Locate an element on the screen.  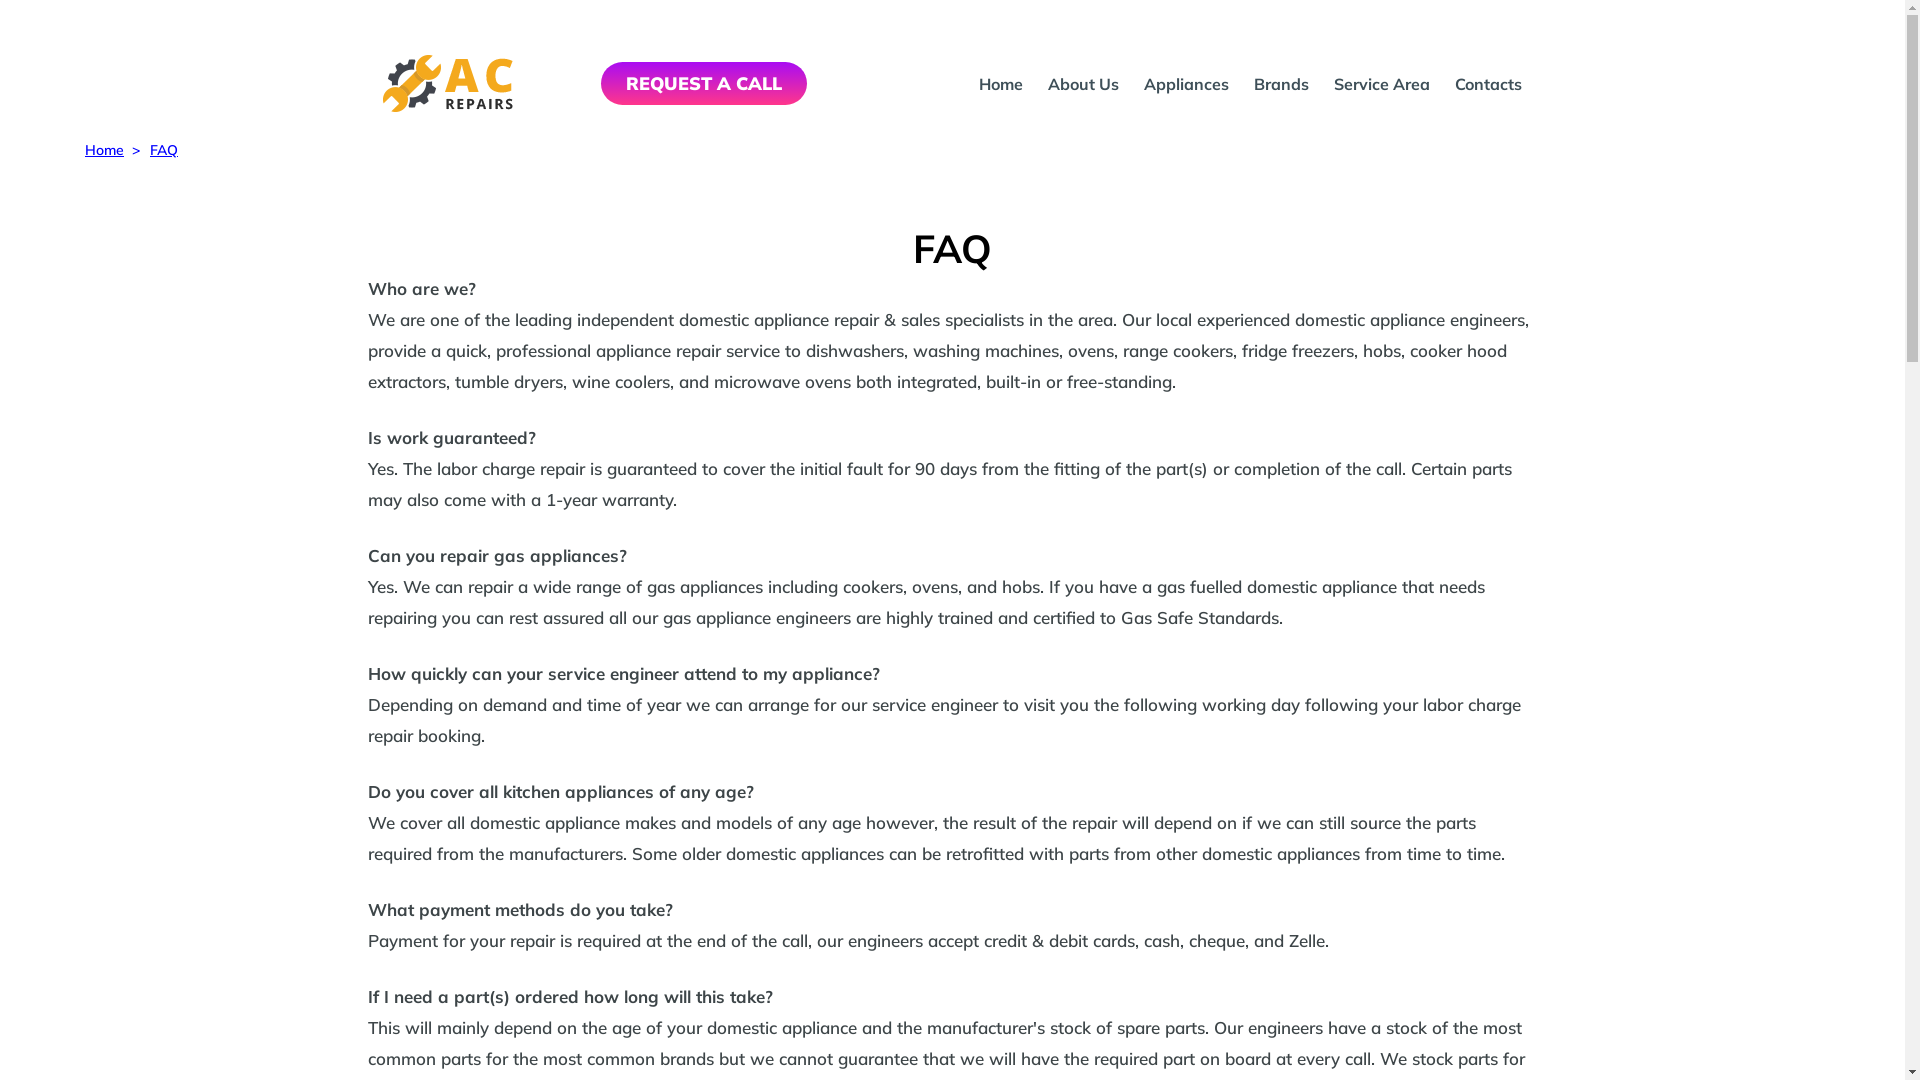
'FAQ' is located at coordinates (163, 149).